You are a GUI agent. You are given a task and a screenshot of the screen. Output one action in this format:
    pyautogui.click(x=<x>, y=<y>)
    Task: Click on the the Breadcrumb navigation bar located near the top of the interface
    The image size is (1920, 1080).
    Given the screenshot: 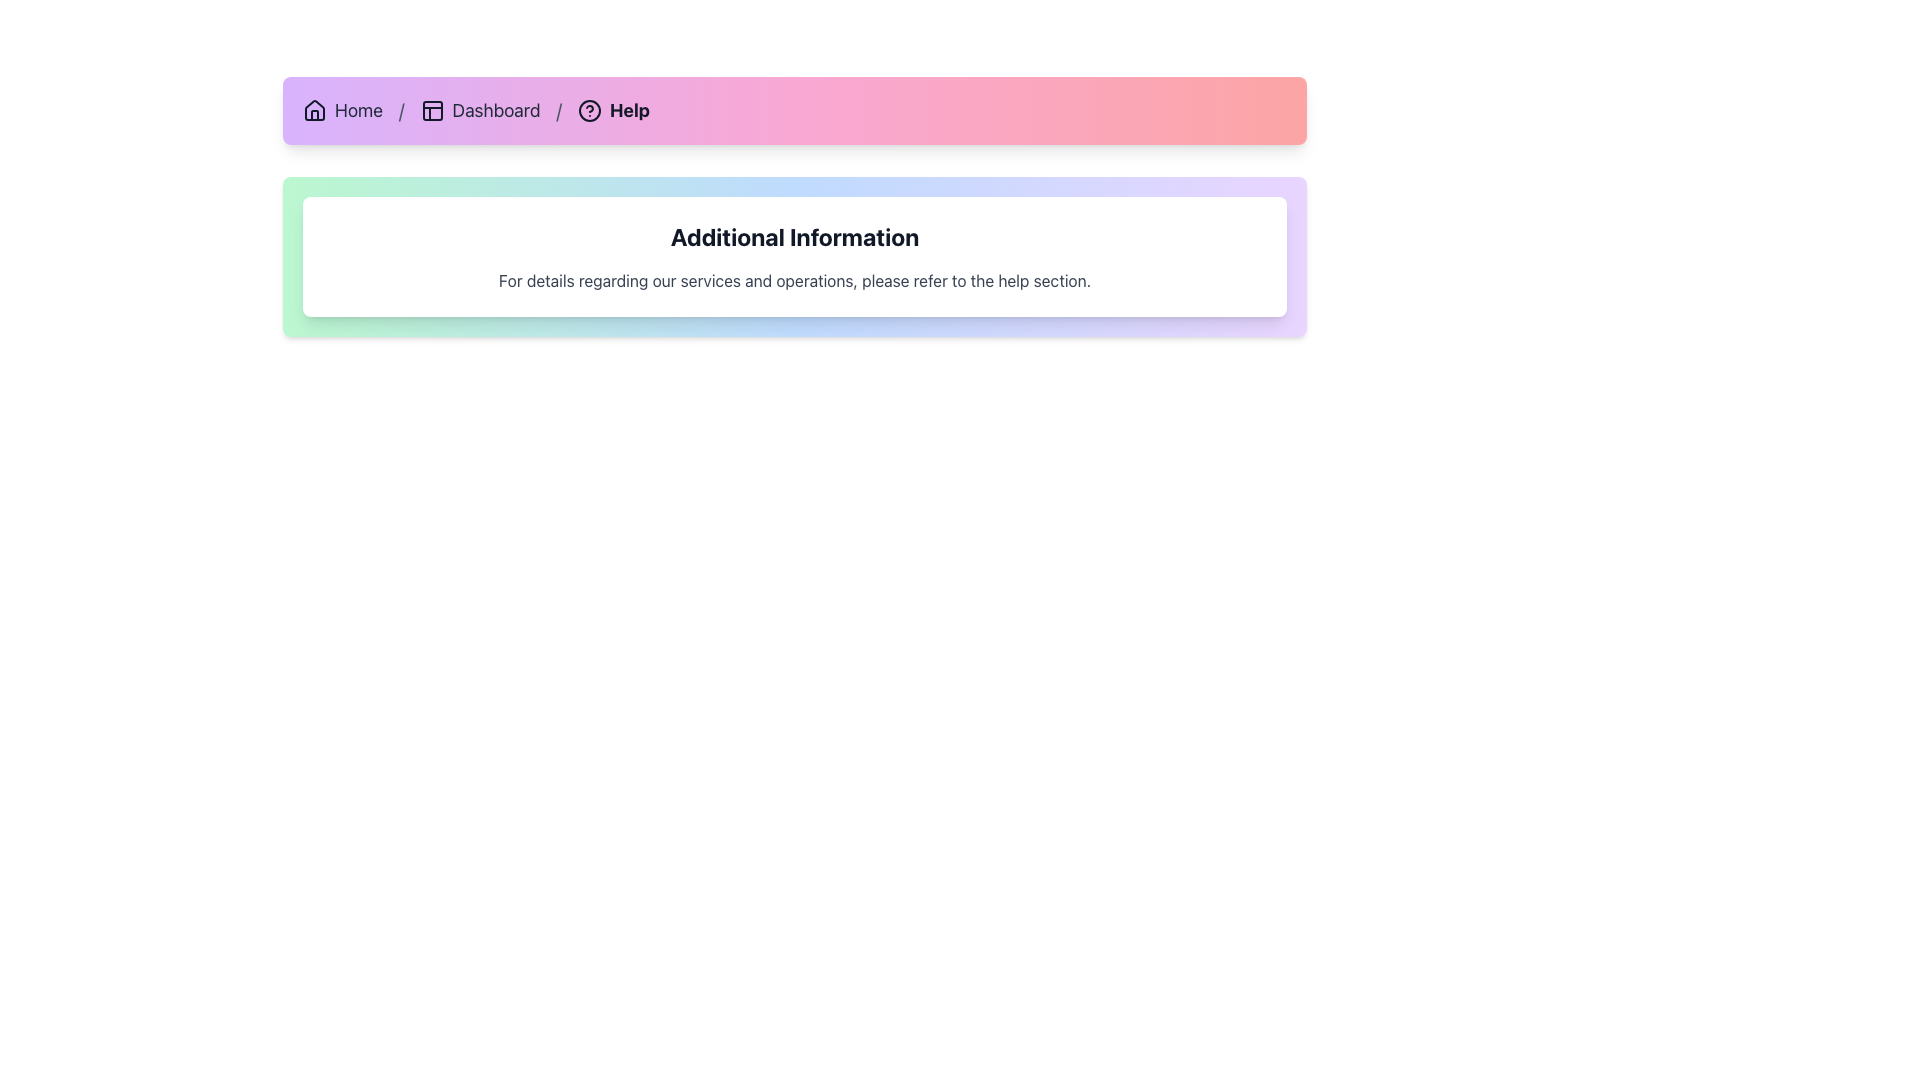 What is the action you would take?
    pyautogui.click(x=794, y=111)
    